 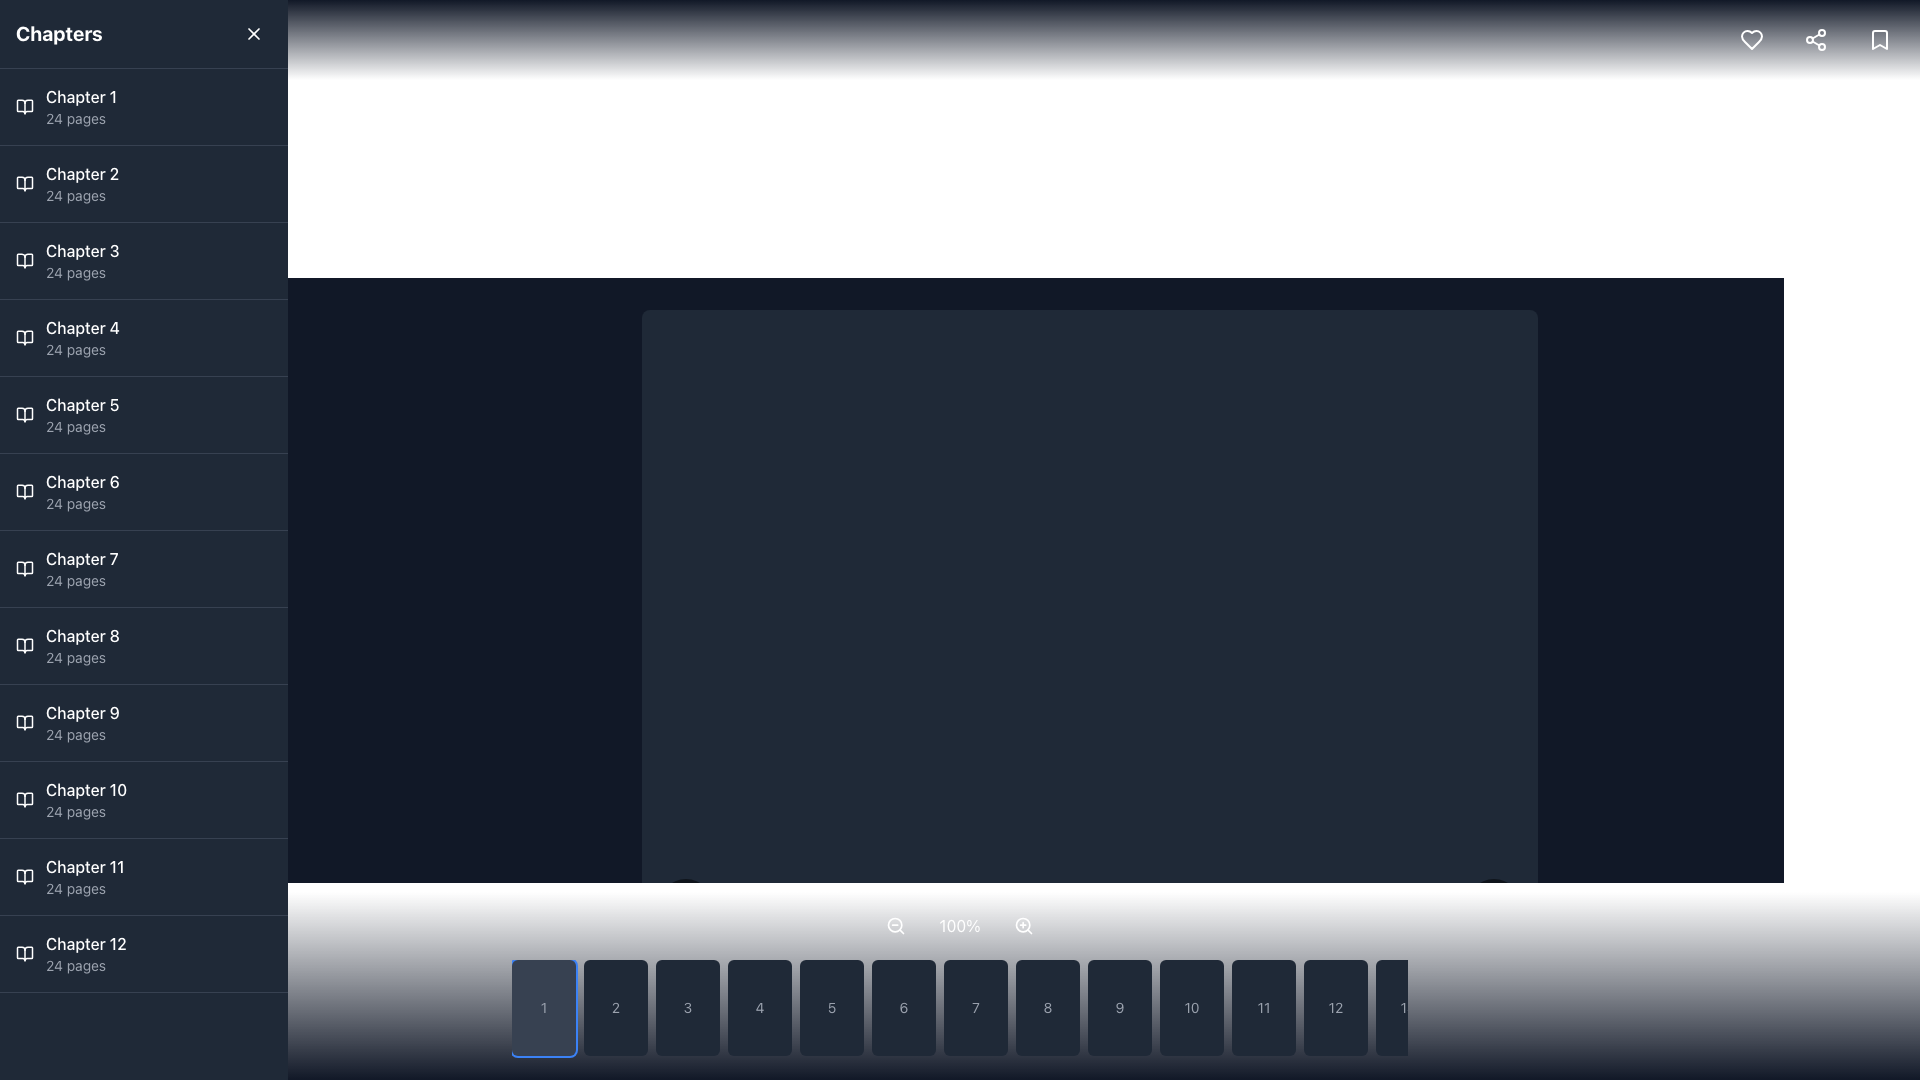 What do you see at coordinates (1118, 1007) in the screenshot?
I see `the button displaying the number '9' with a dark gray background located towards the lower part of the interface` at bounding box center [1118, 1007].